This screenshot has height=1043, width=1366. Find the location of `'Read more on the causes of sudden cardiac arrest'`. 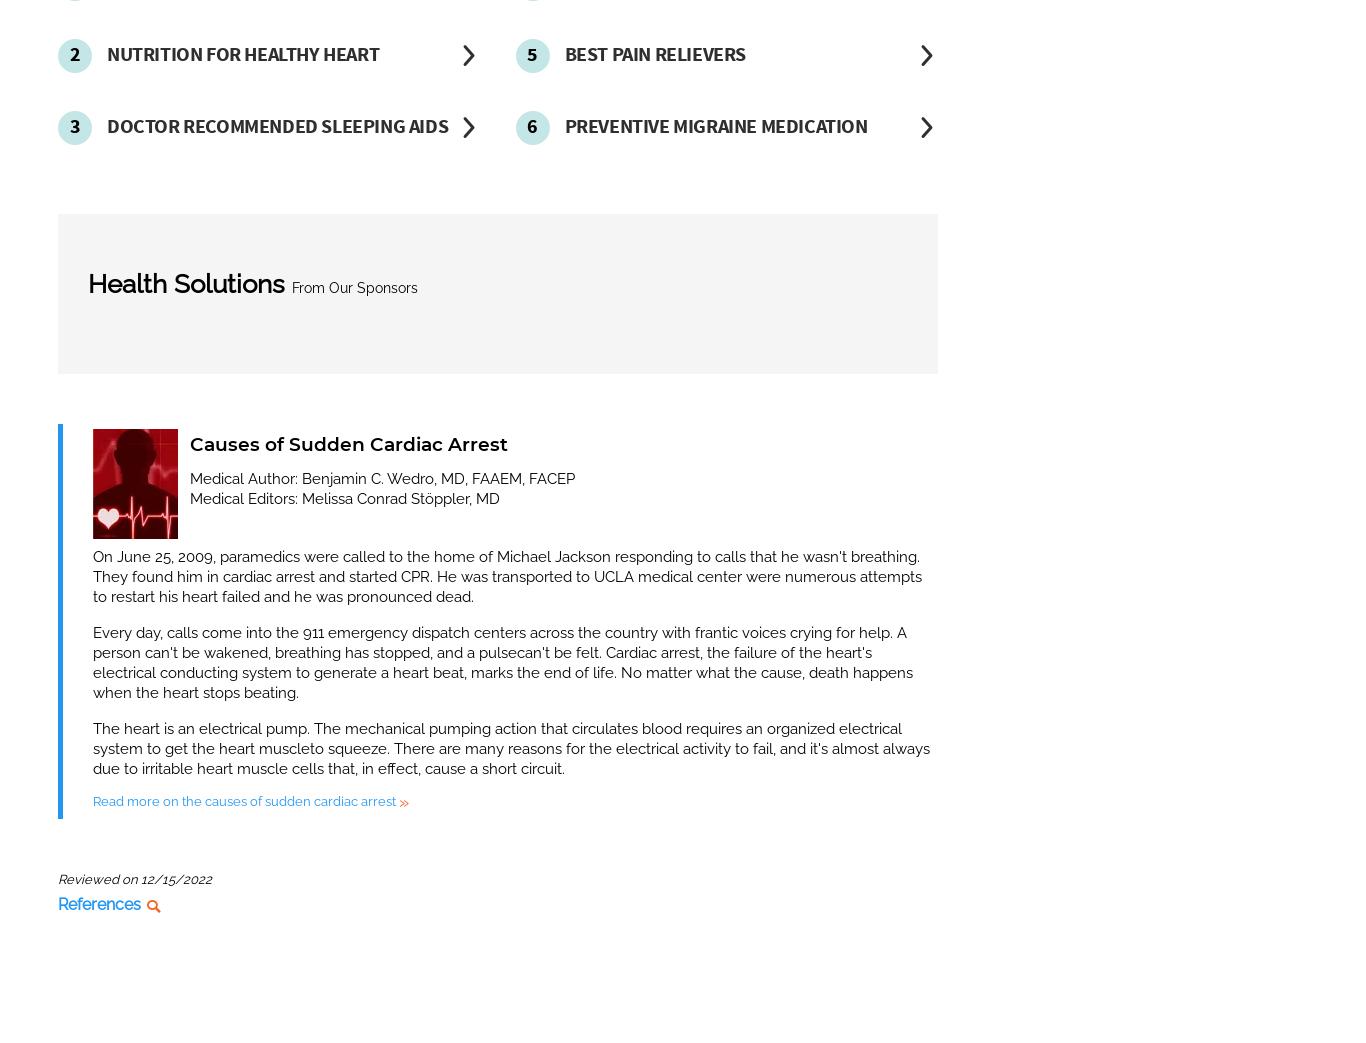

'Read more on the causes of sudden cardiac arrest' is located at coordinates (93, 799).